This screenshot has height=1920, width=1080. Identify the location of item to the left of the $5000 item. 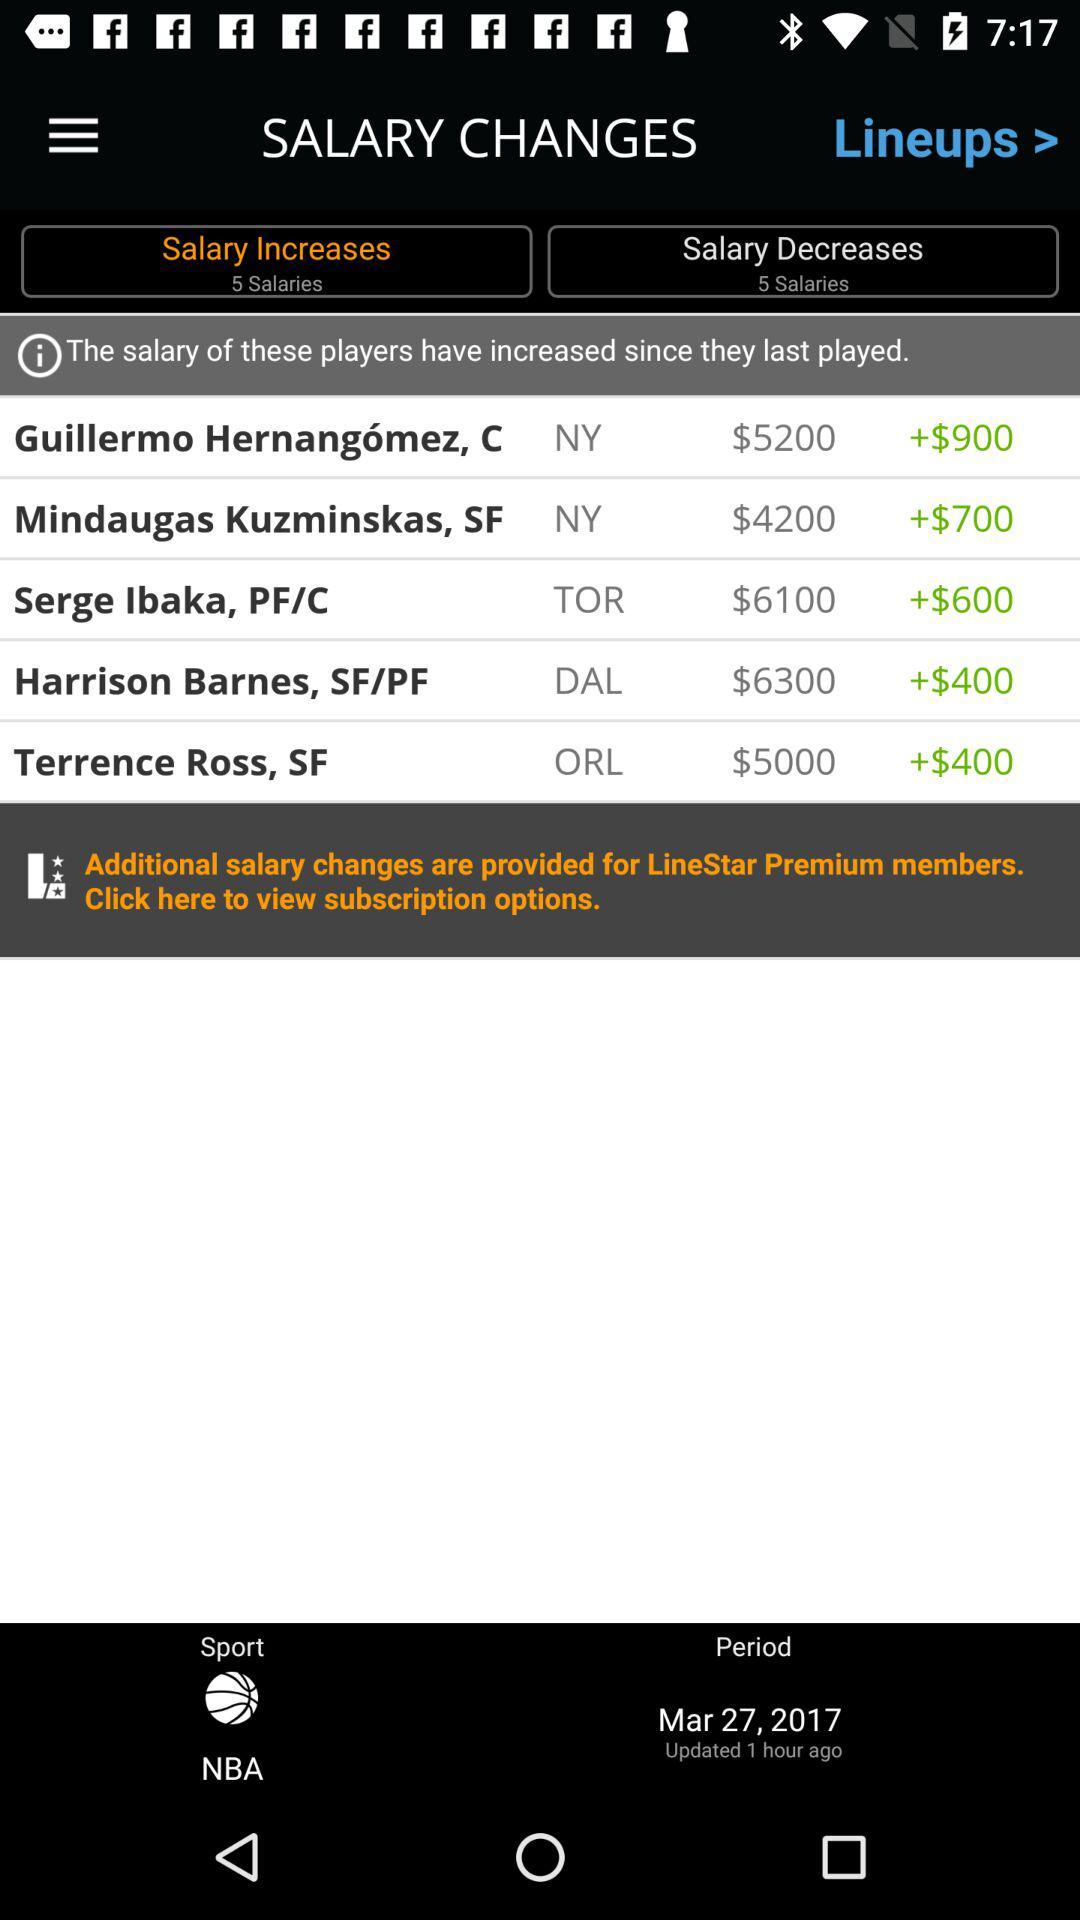
(631, 759).